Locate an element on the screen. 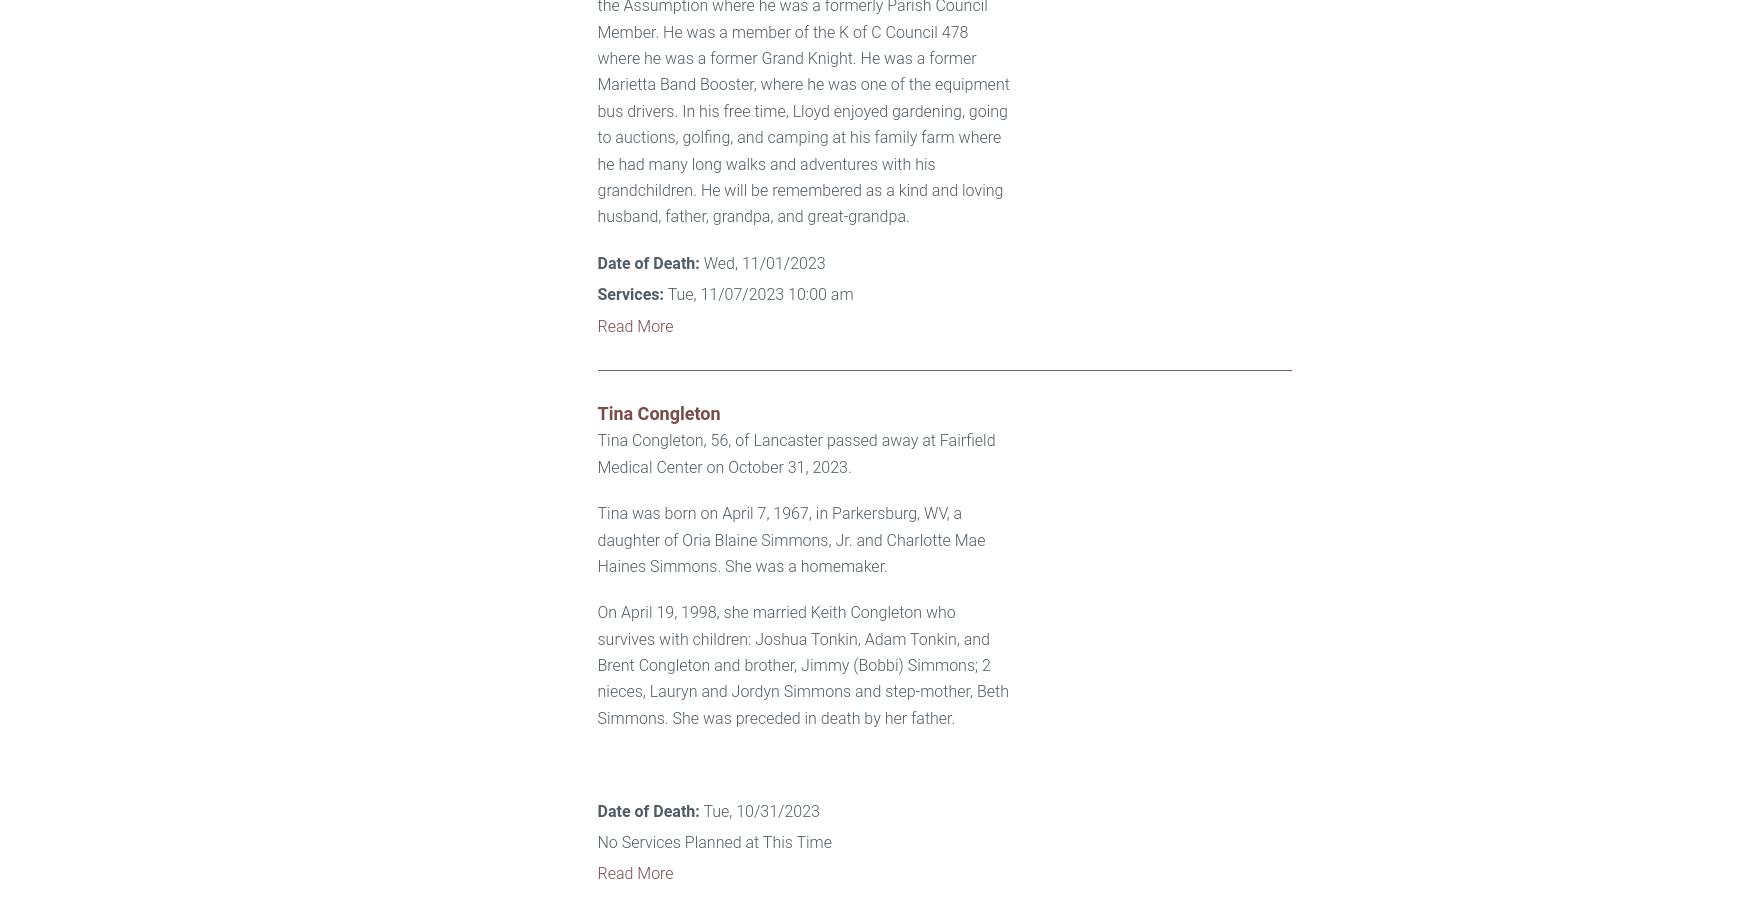 The image size is (1750, 903). 'On April 19, 1998, she married Keith Congleton who survives with children: Joshua Tonkin, Adam Tonkin, and Brent Congleton and brother, Jimmy (Bobbi) Simmons; 2 nieces, Lauryn and Jordyn Simmons and step-mother, Beth Simmons. She was preceded in death by her father.' is located at coordinates (801, 663).